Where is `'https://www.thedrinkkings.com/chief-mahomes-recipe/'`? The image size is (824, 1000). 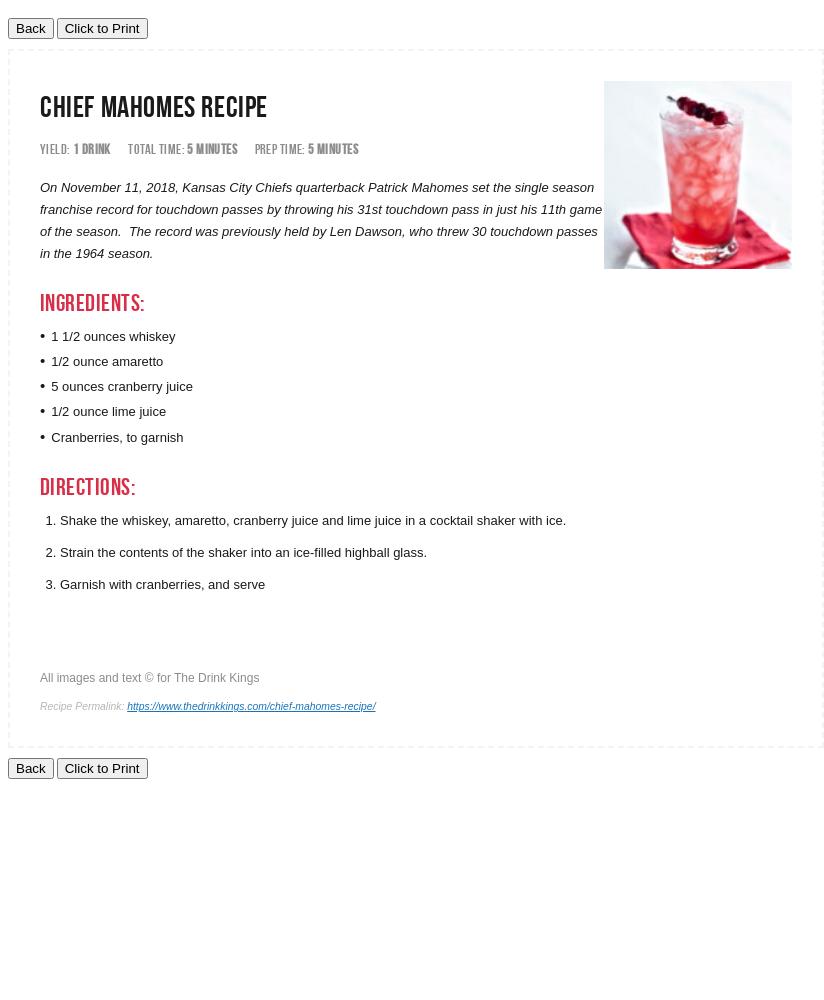
'https://www.thedrinkkings.com/chief-mahomes-recipe/' is located at coordinates (126, 705).